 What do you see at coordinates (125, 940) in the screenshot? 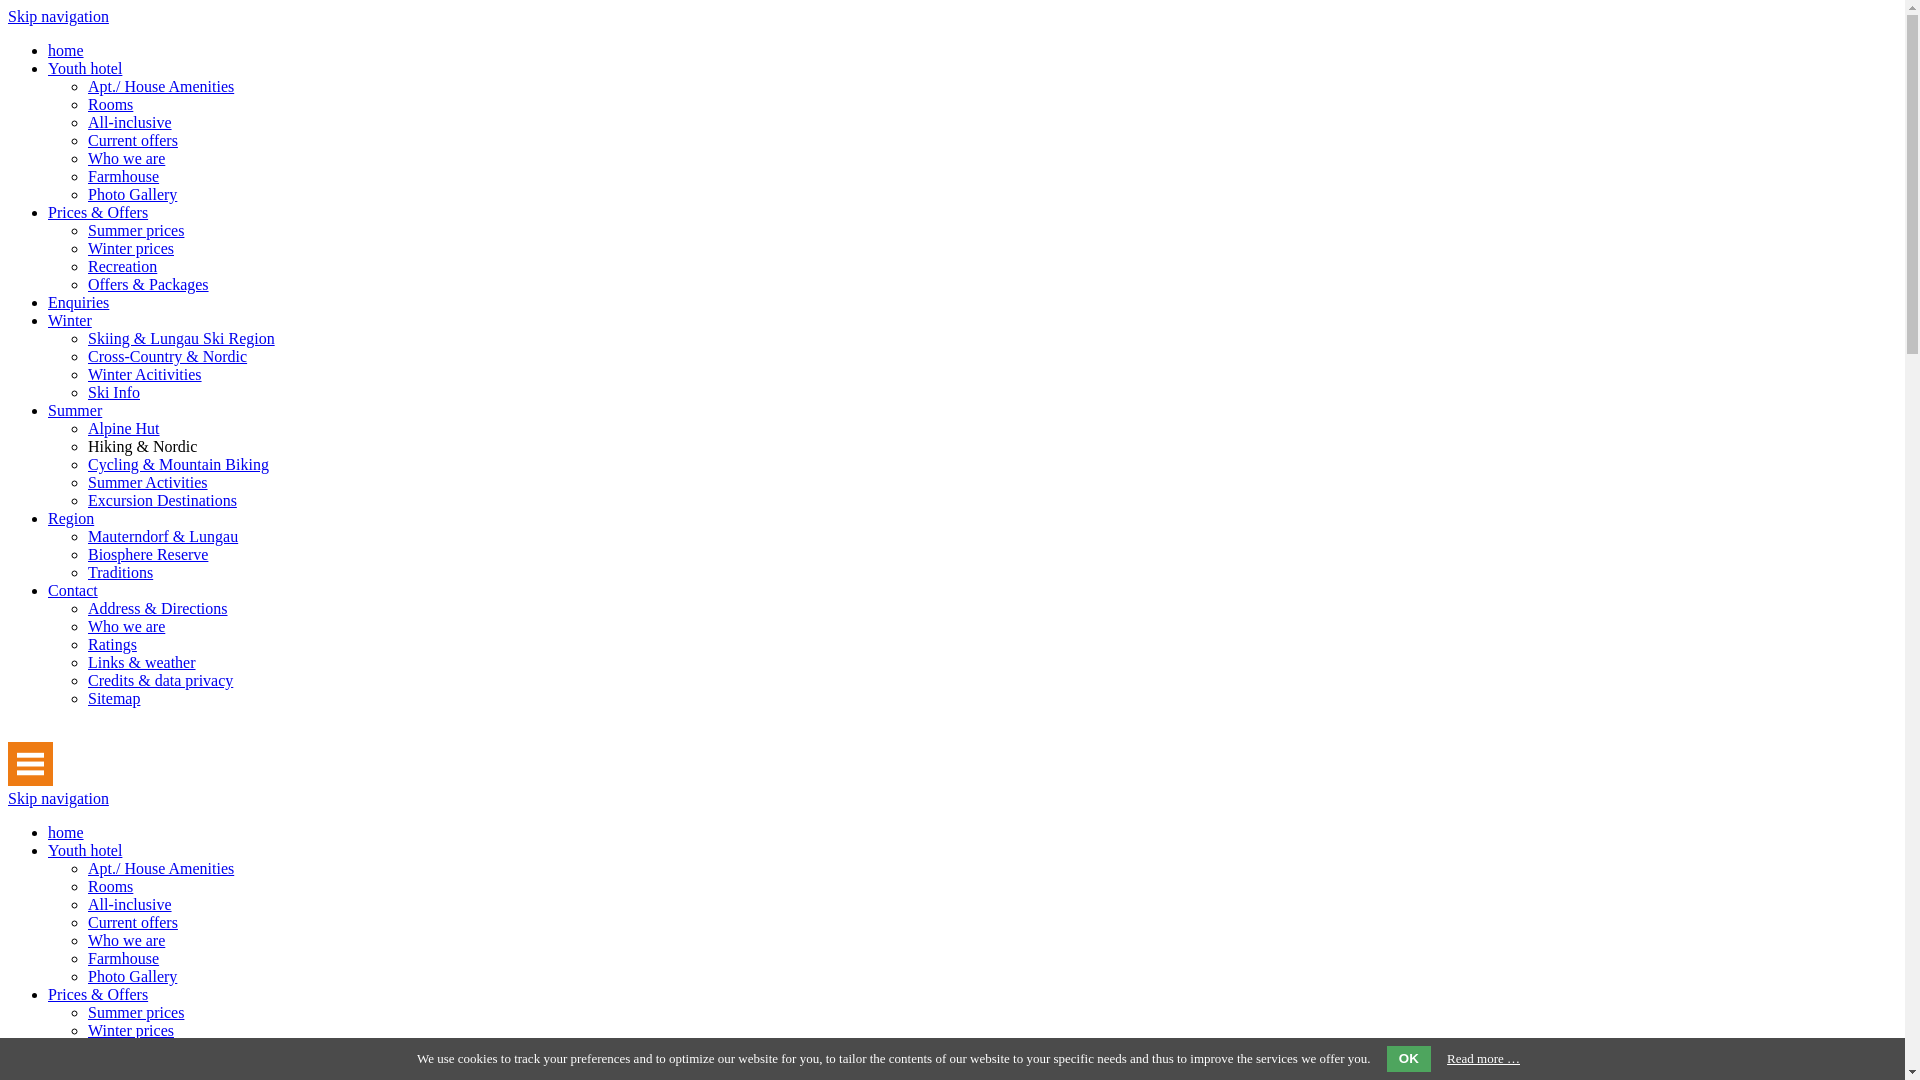
I see `'Who we are'` at bounding box center [125, 940].